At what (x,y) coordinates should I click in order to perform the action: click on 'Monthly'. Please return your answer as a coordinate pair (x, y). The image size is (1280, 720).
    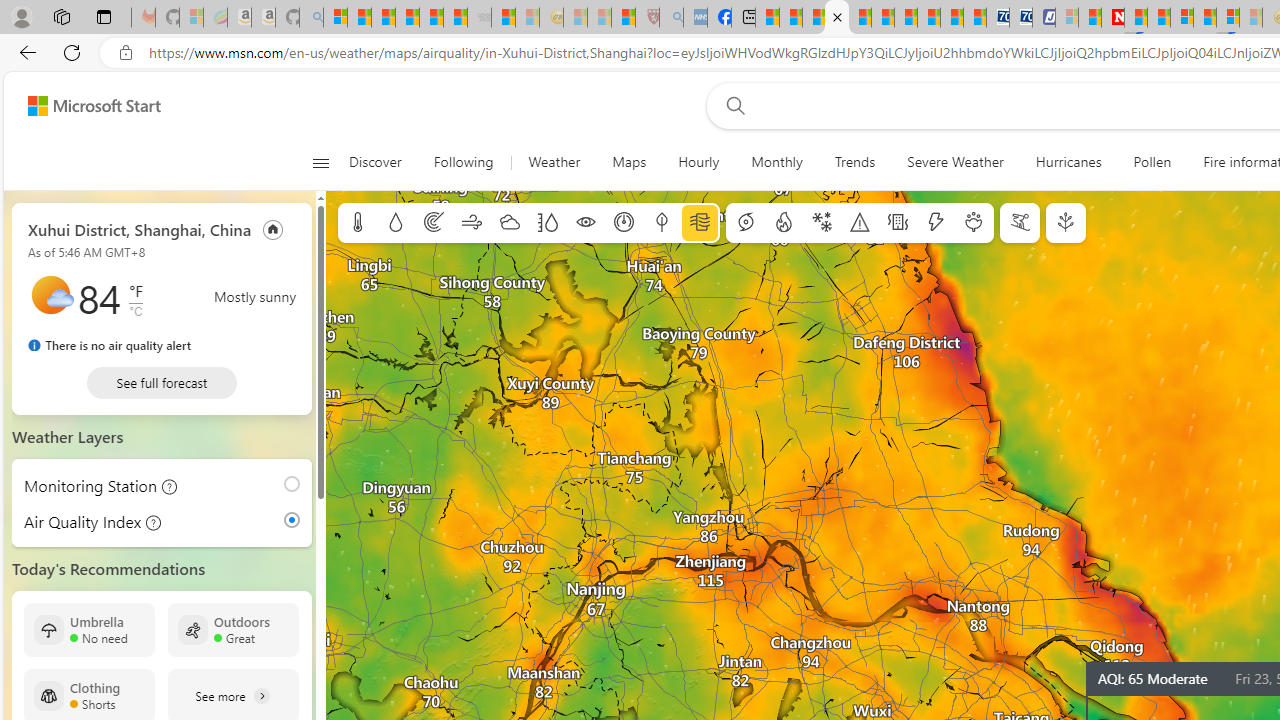
    Looking at the image, I should click on (775, 162).